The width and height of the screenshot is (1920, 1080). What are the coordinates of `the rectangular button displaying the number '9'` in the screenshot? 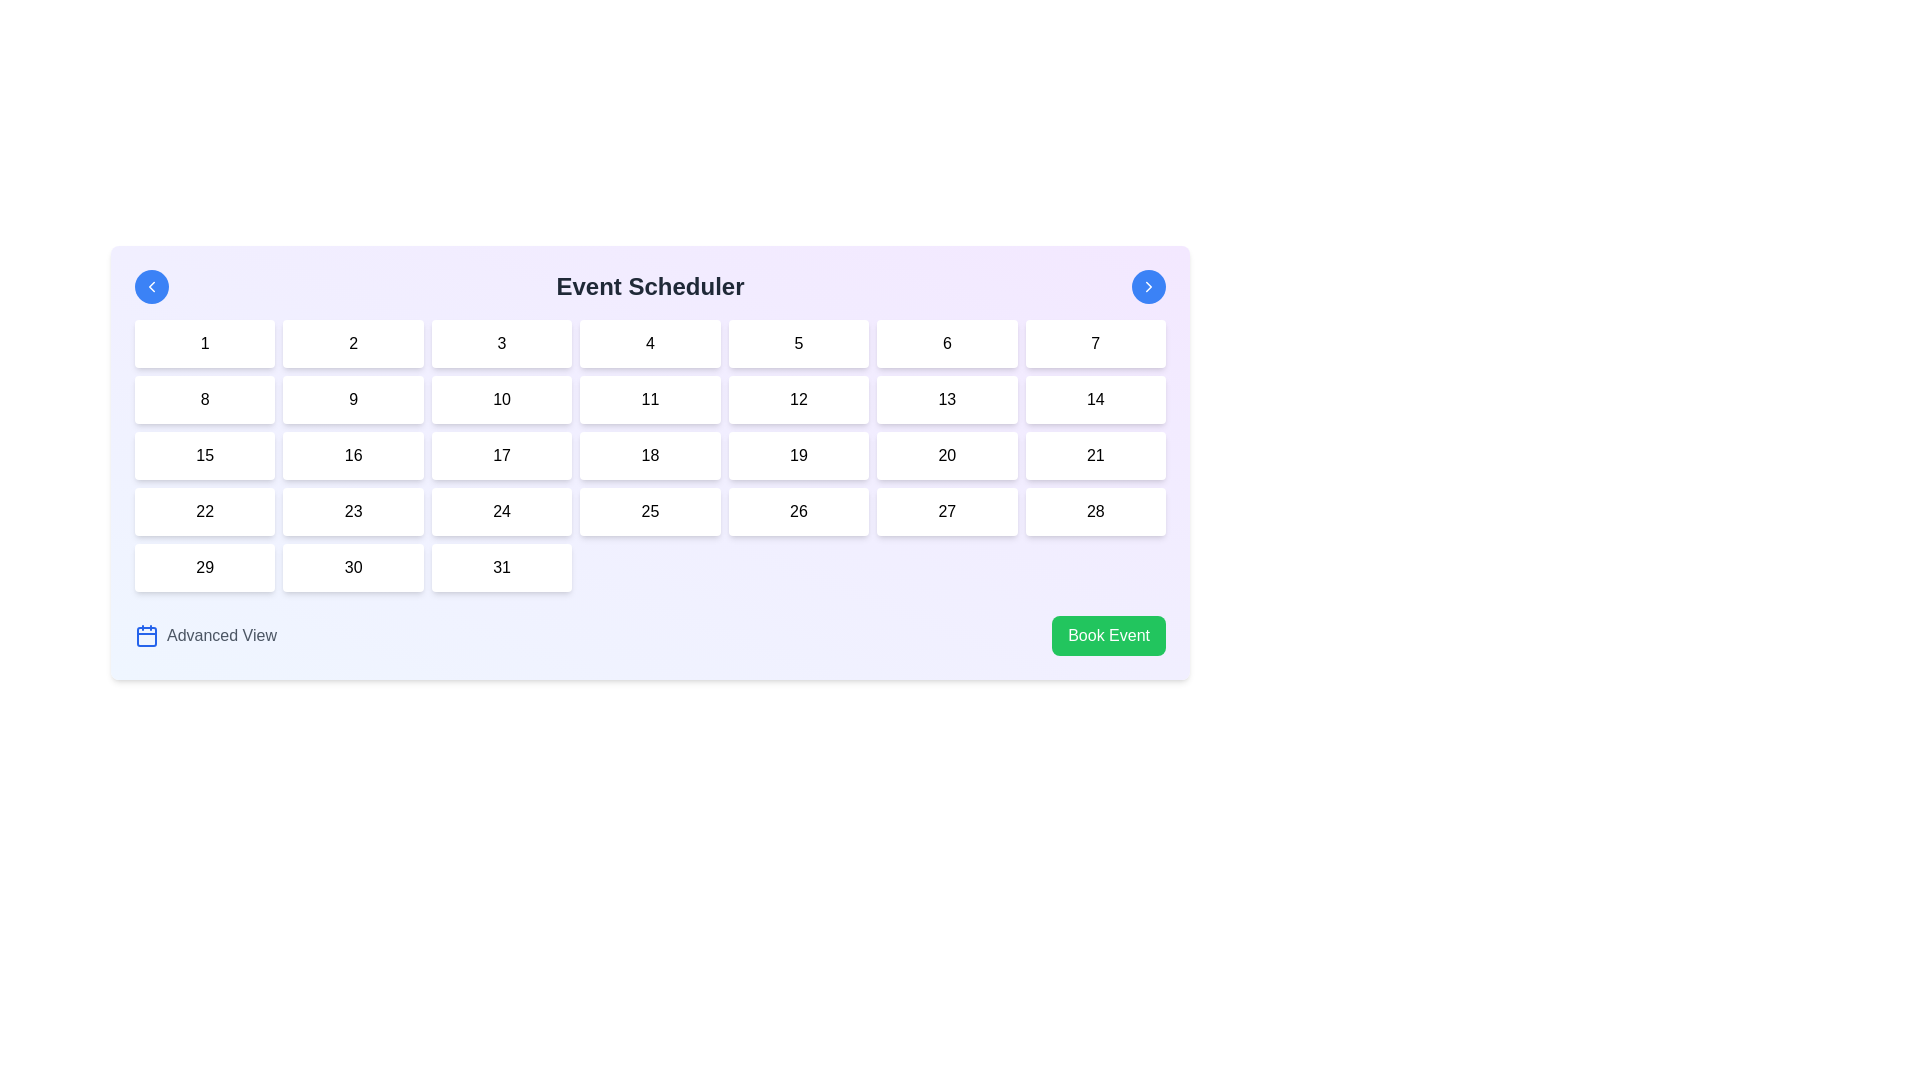 It's located at (353, 400).